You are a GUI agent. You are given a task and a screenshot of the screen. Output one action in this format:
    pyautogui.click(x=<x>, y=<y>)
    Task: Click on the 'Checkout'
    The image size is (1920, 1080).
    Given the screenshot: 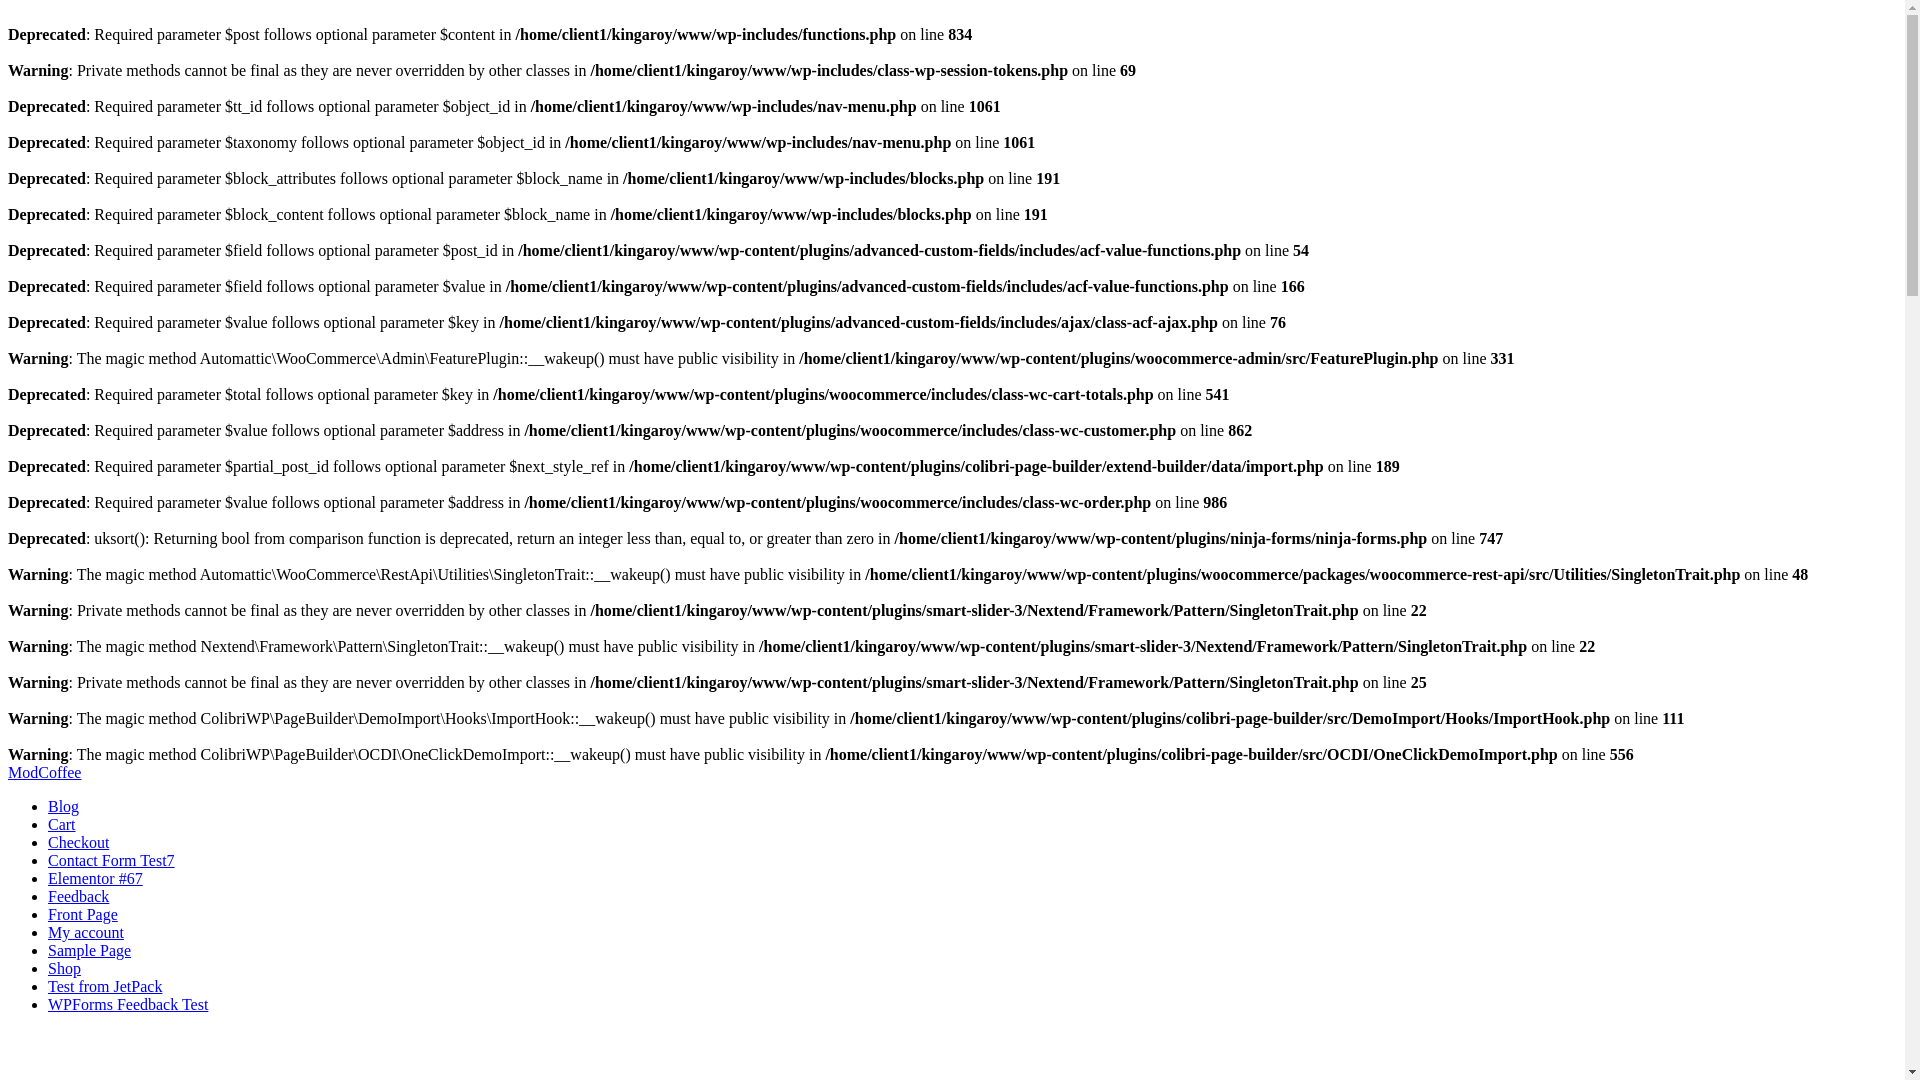 What is the action you would take?
    pyautogui.click(x=78, y=842)
    